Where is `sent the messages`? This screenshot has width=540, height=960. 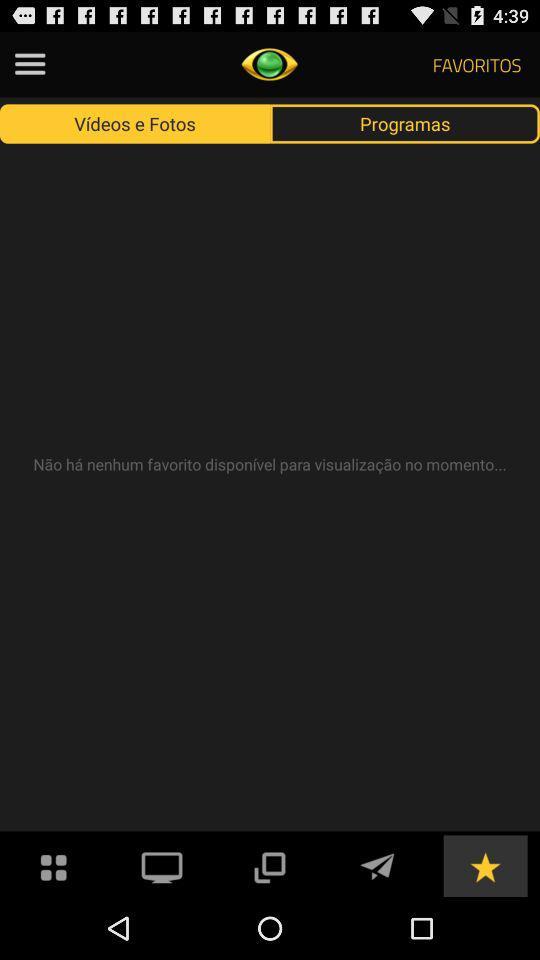 sent the messages is located at coordinates (377, 864).